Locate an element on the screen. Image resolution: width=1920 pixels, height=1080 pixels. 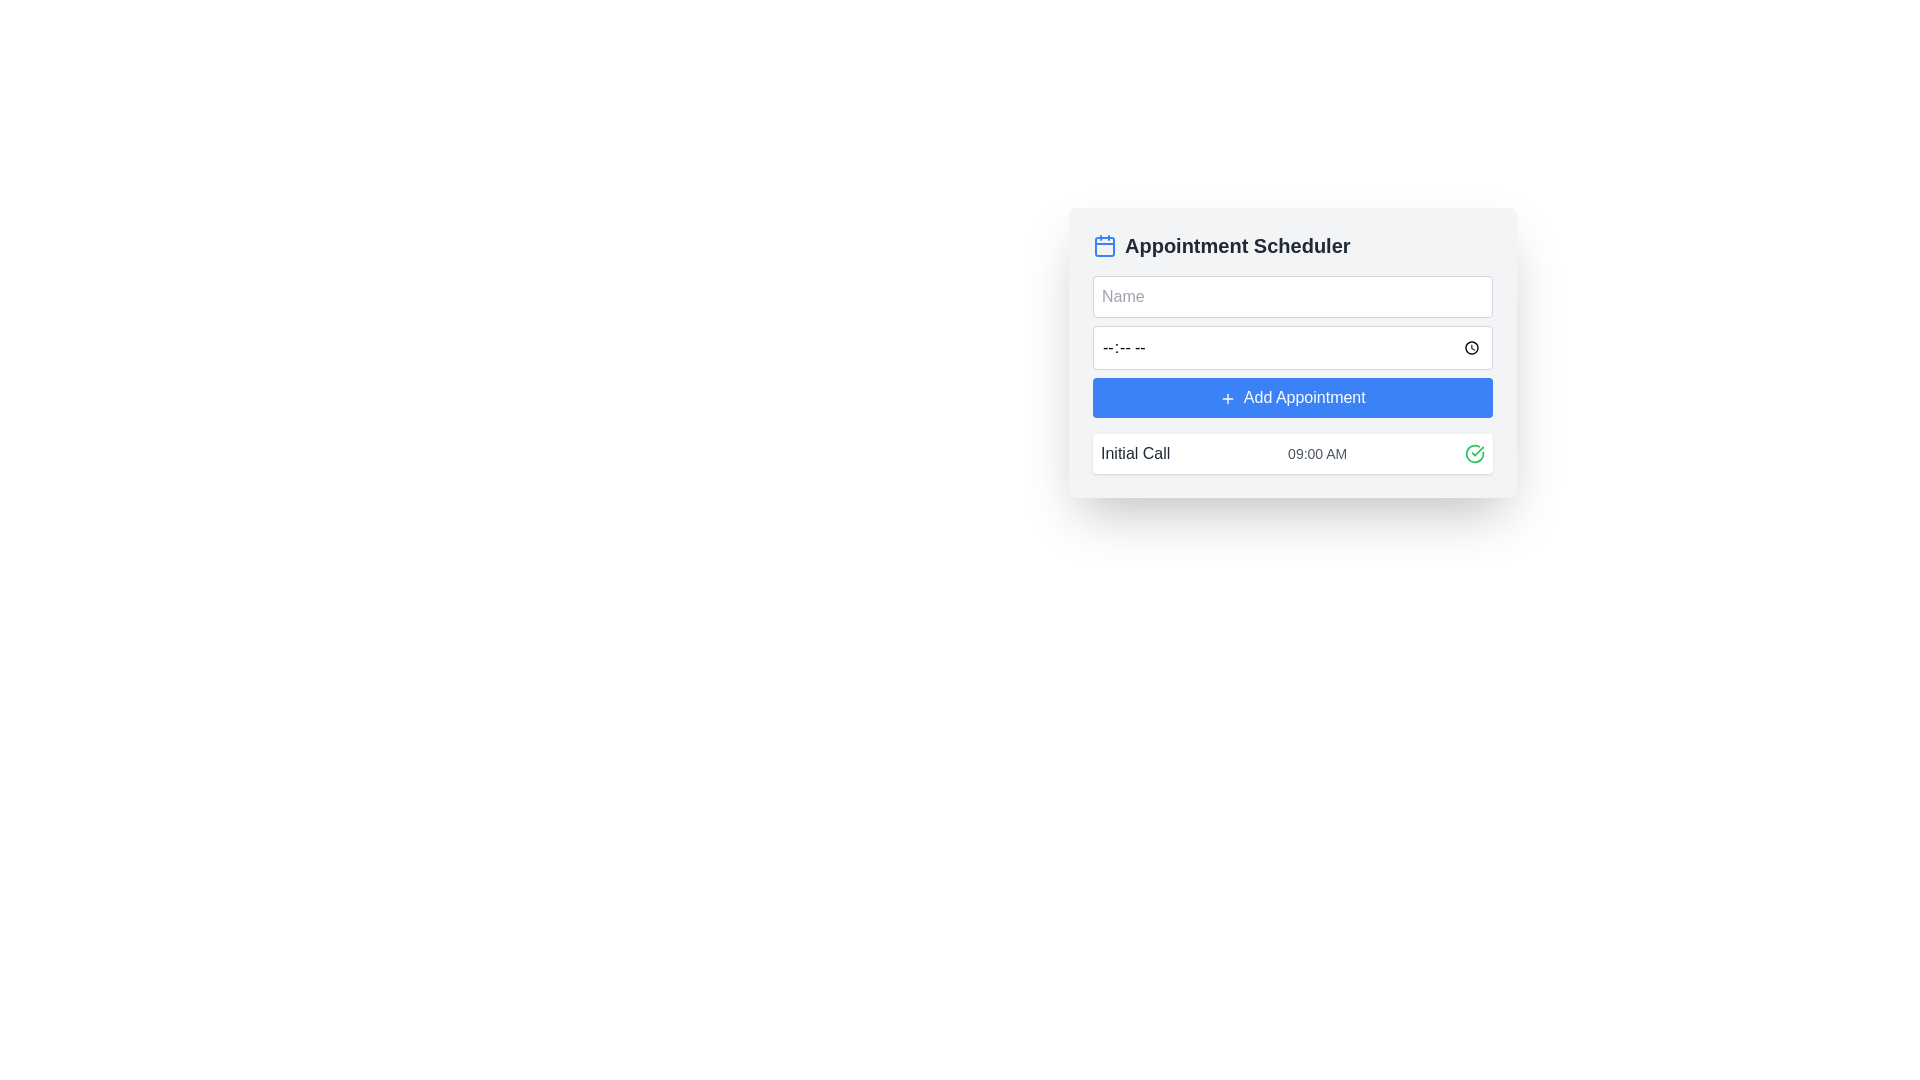
the rounded rectangular shape in the center of the calendar icon, which is part of the 'Appointment Scheduler' interface is located at coordinates (1103, 245).